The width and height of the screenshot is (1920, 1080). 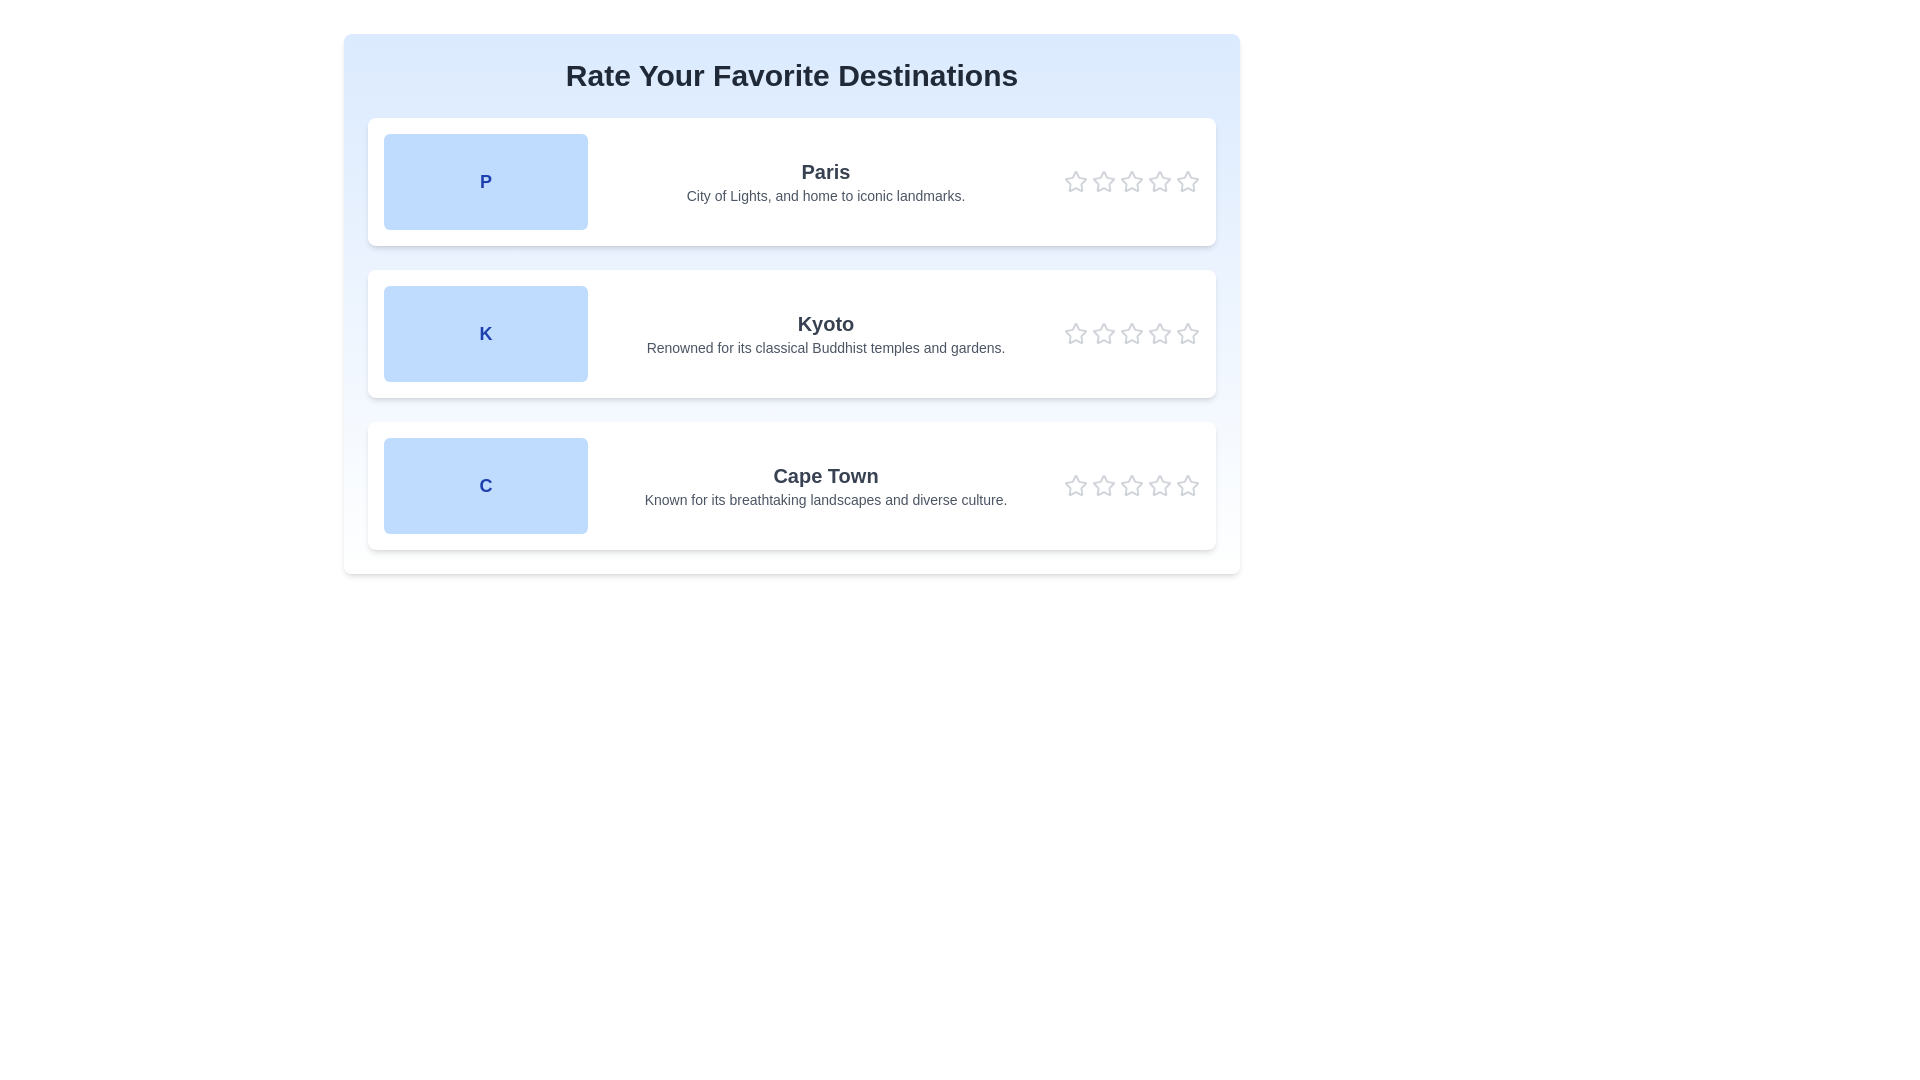 I want to click on the fourth star icon, so click(x=1132, y=181).